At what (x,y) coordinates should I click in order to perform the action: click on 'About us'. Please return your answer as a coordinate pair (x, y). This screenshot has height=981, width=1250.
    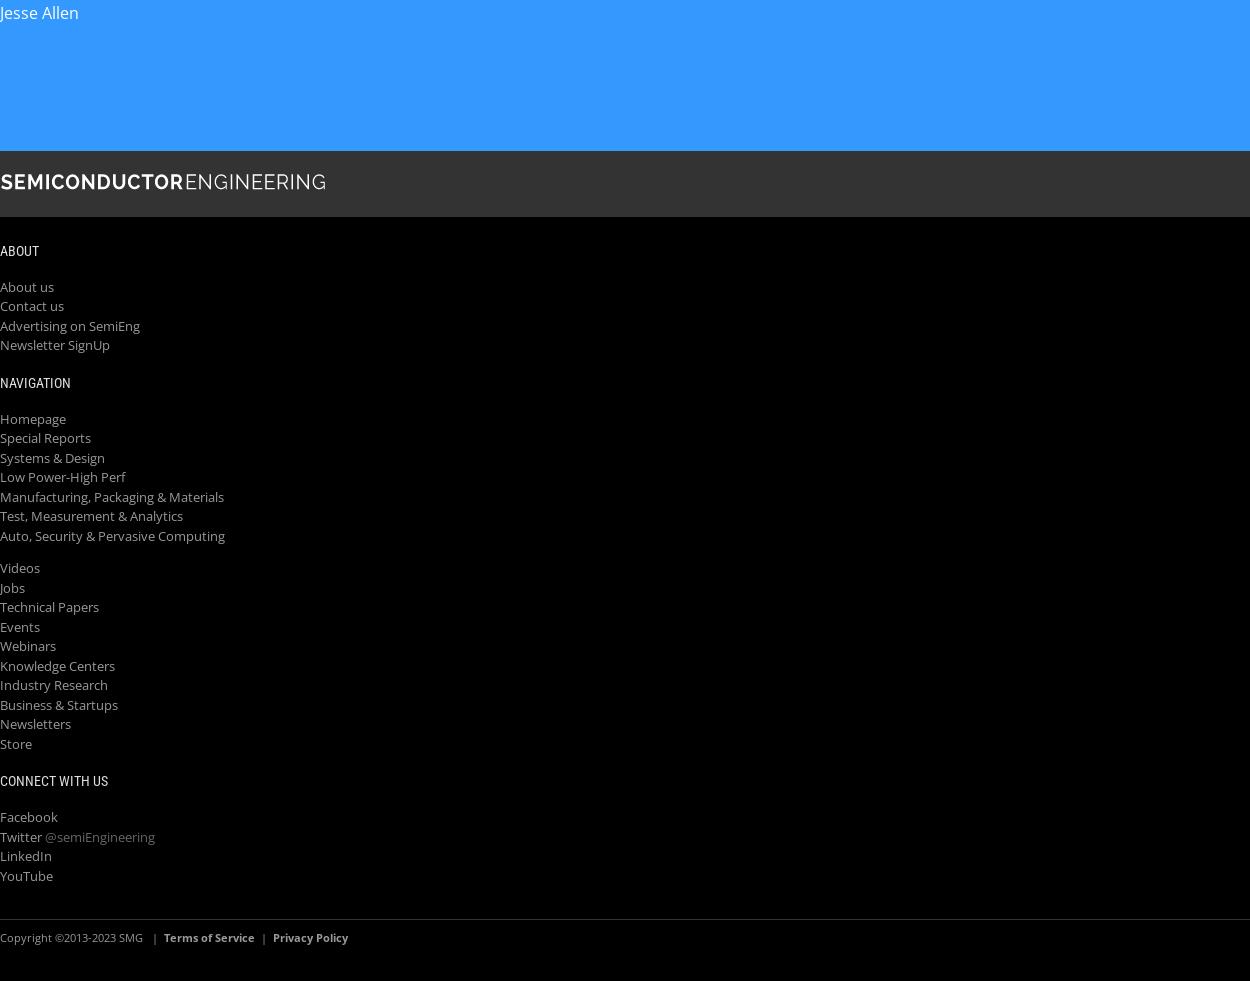
    Looking at the image, I should click on (0, 284).